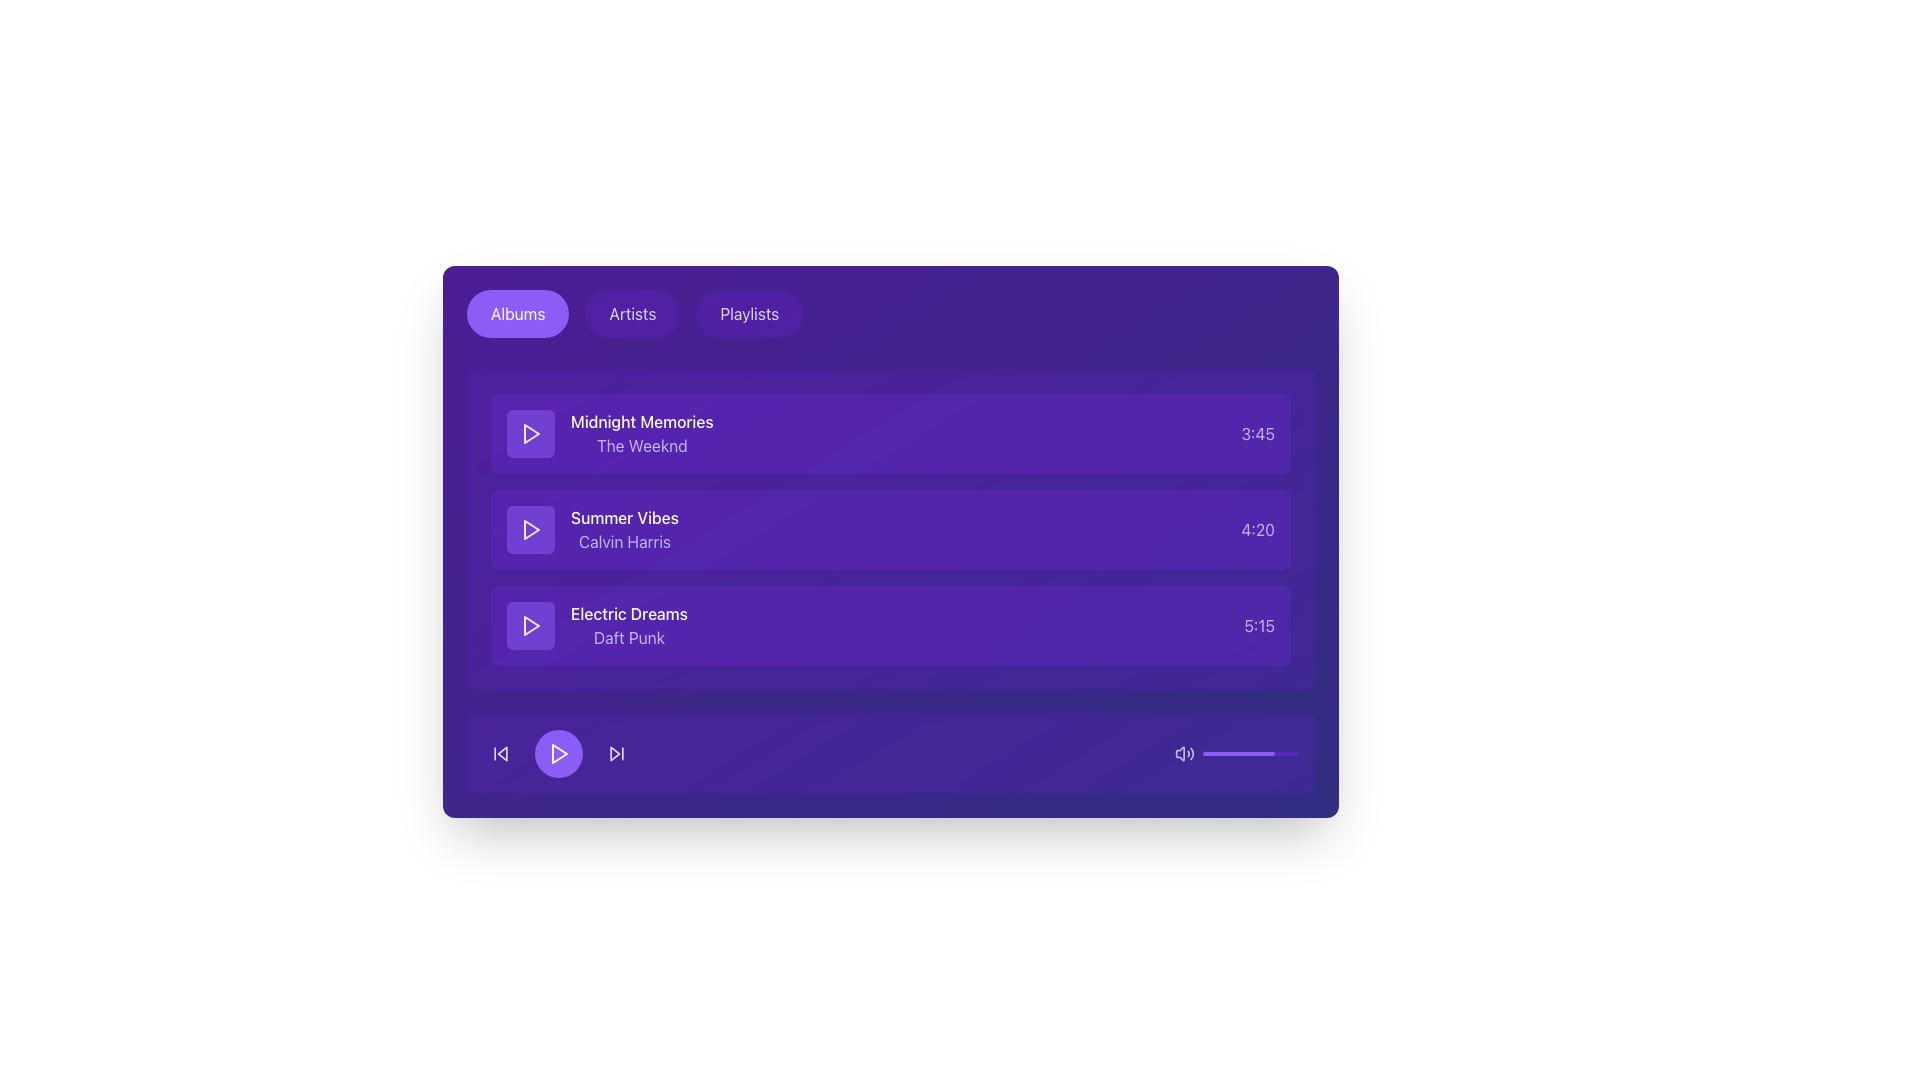 The width and height of the screenshot is (1920, 1080). Describe the element at coordinates (1222, 753) in the screenshot. I see `the volume level` at that location.